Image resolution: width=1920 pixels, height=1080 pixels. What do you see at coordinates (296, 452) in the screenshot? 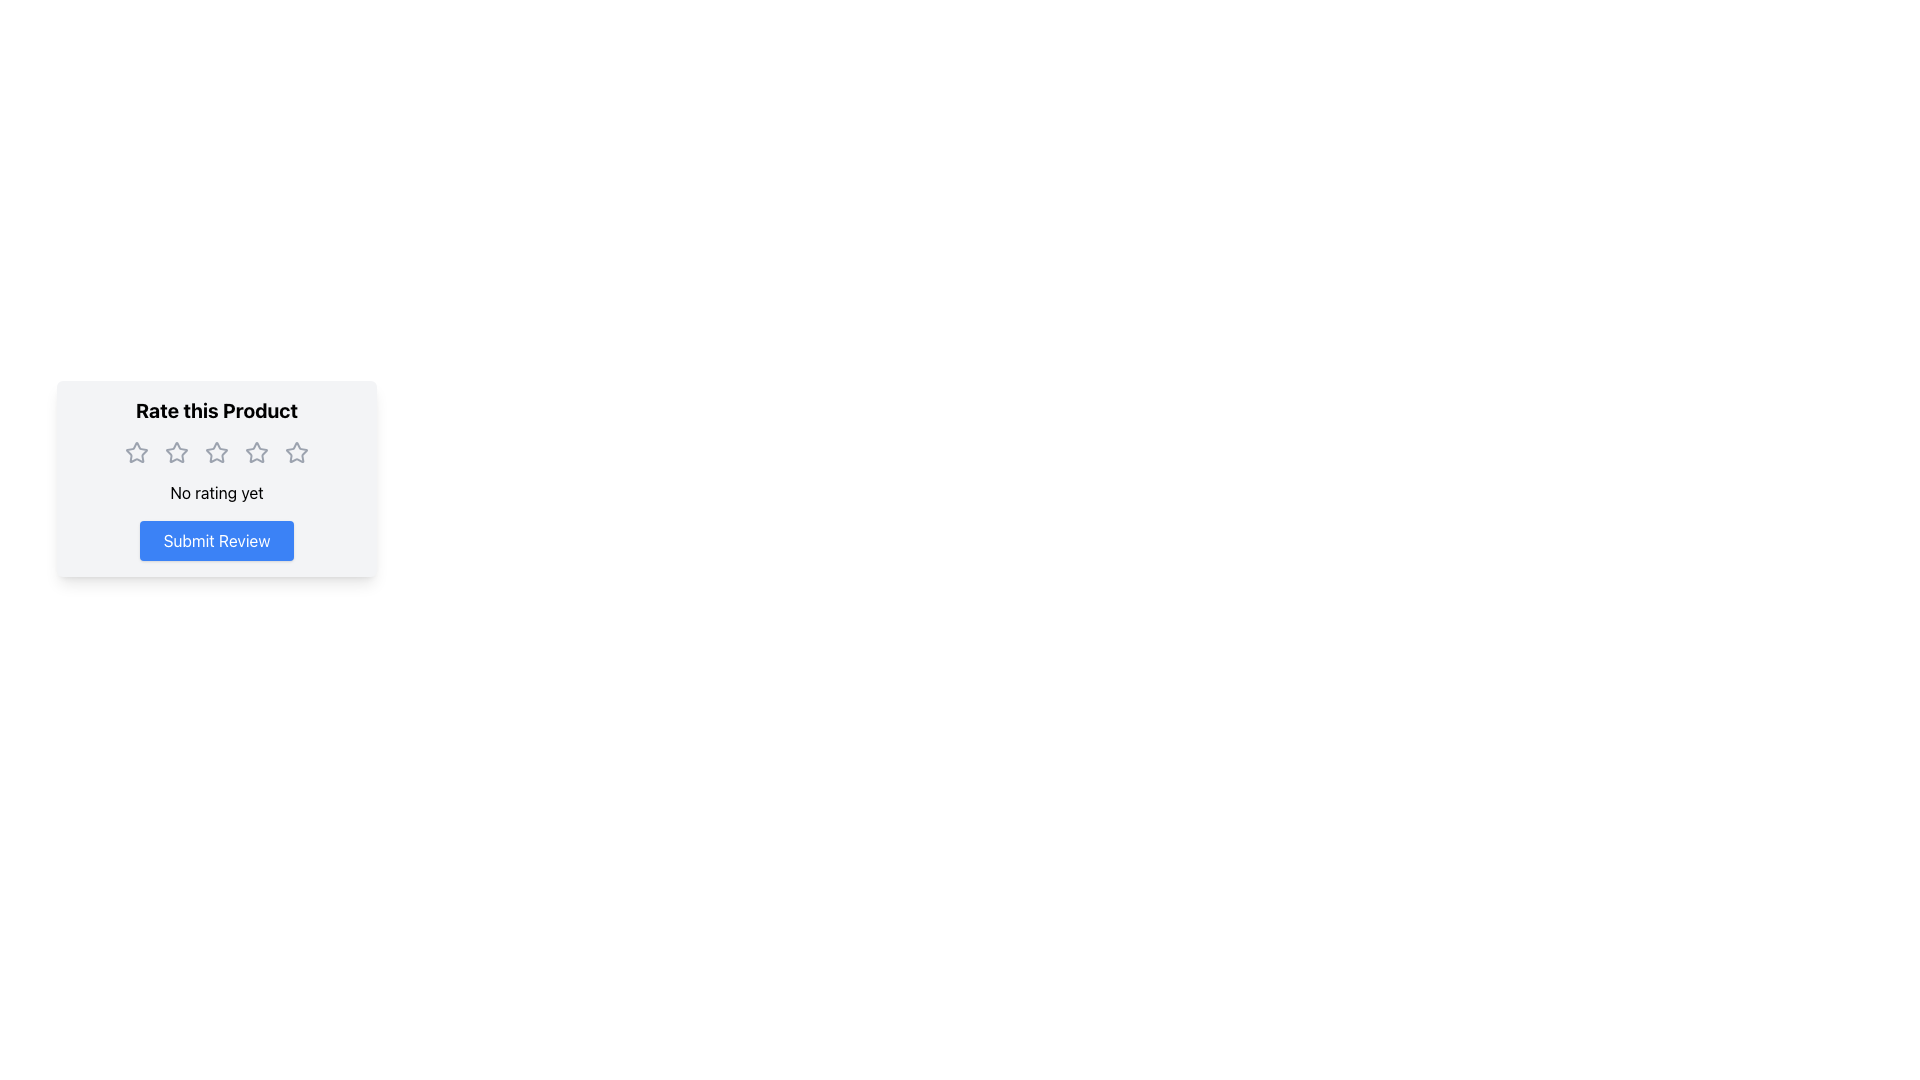
I see `the fifth gray star icon in the rating component beneath the text 'Rate this Product'` at bounding box center [296, 452].